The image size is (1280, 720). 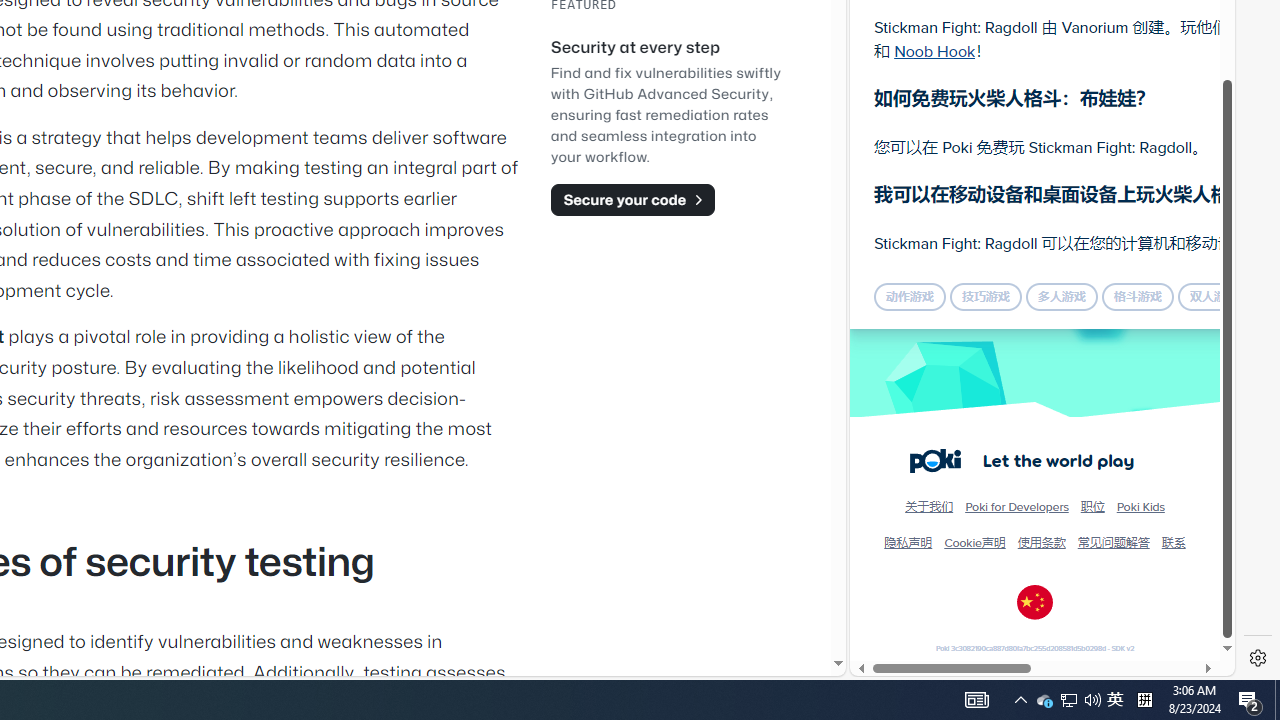 I want to click on 'Poki Kids', so click(x=1140, y=505).